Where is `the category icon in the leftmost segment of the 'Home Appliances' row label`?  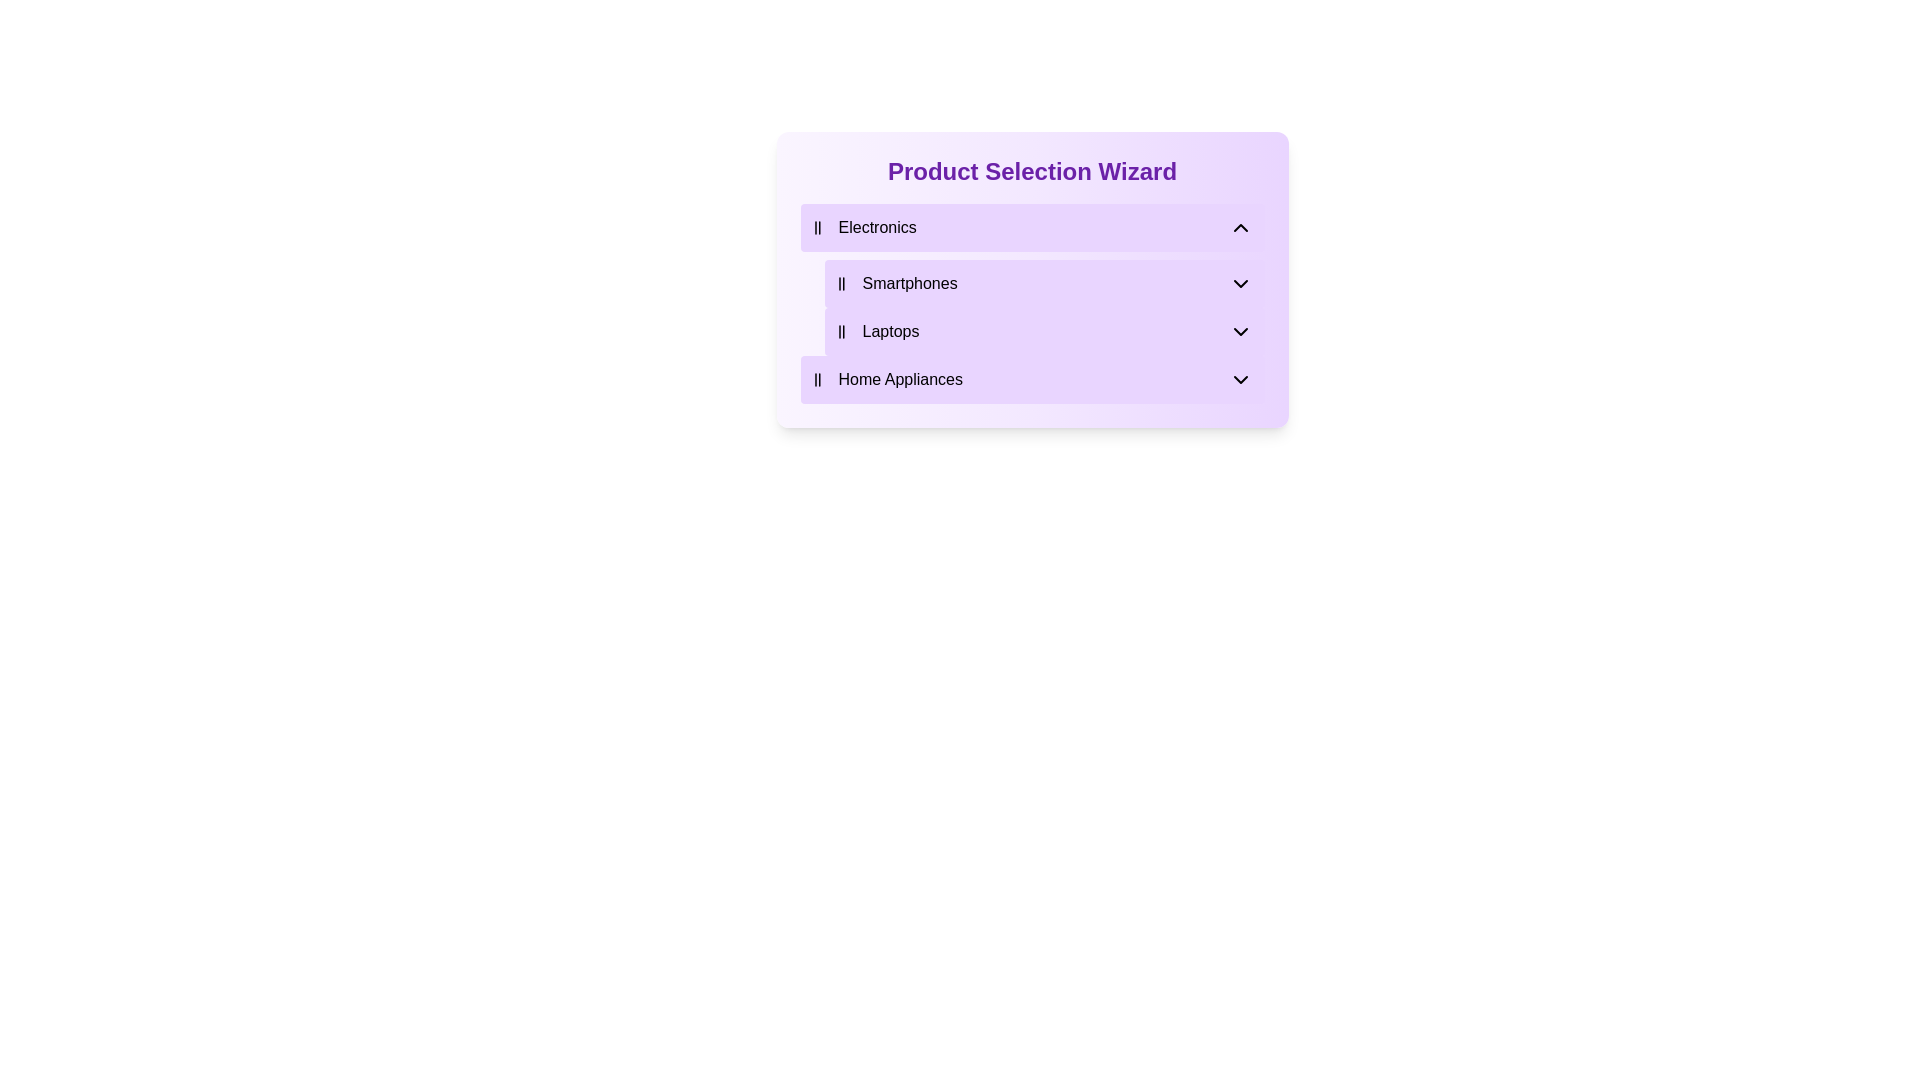 the category icon in the leftmost segment of the 'Home Appliances' row label is located at coordinates (821, 380).